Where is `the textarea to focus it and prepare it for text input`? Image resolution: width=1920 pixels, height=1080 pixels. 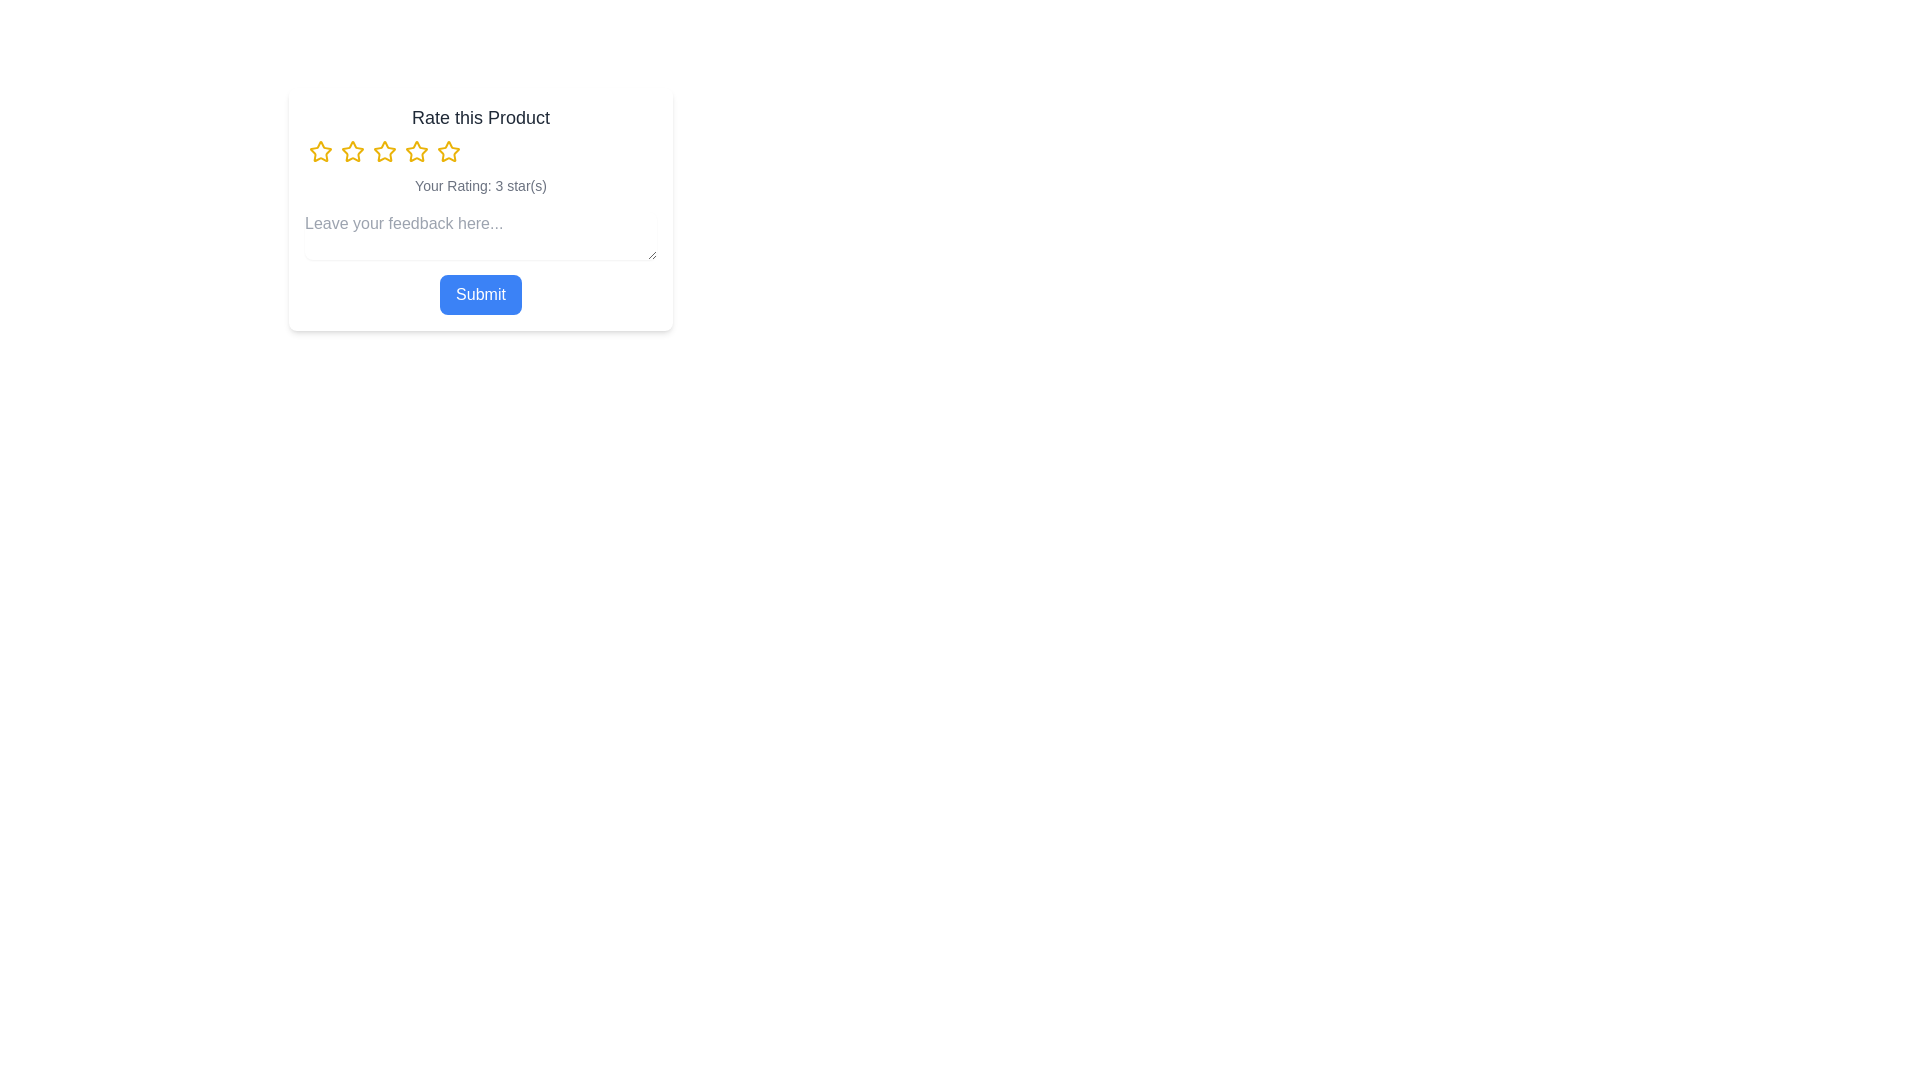 the textarea to focus it and prepare it for text input is located at coordinates (480, 234).